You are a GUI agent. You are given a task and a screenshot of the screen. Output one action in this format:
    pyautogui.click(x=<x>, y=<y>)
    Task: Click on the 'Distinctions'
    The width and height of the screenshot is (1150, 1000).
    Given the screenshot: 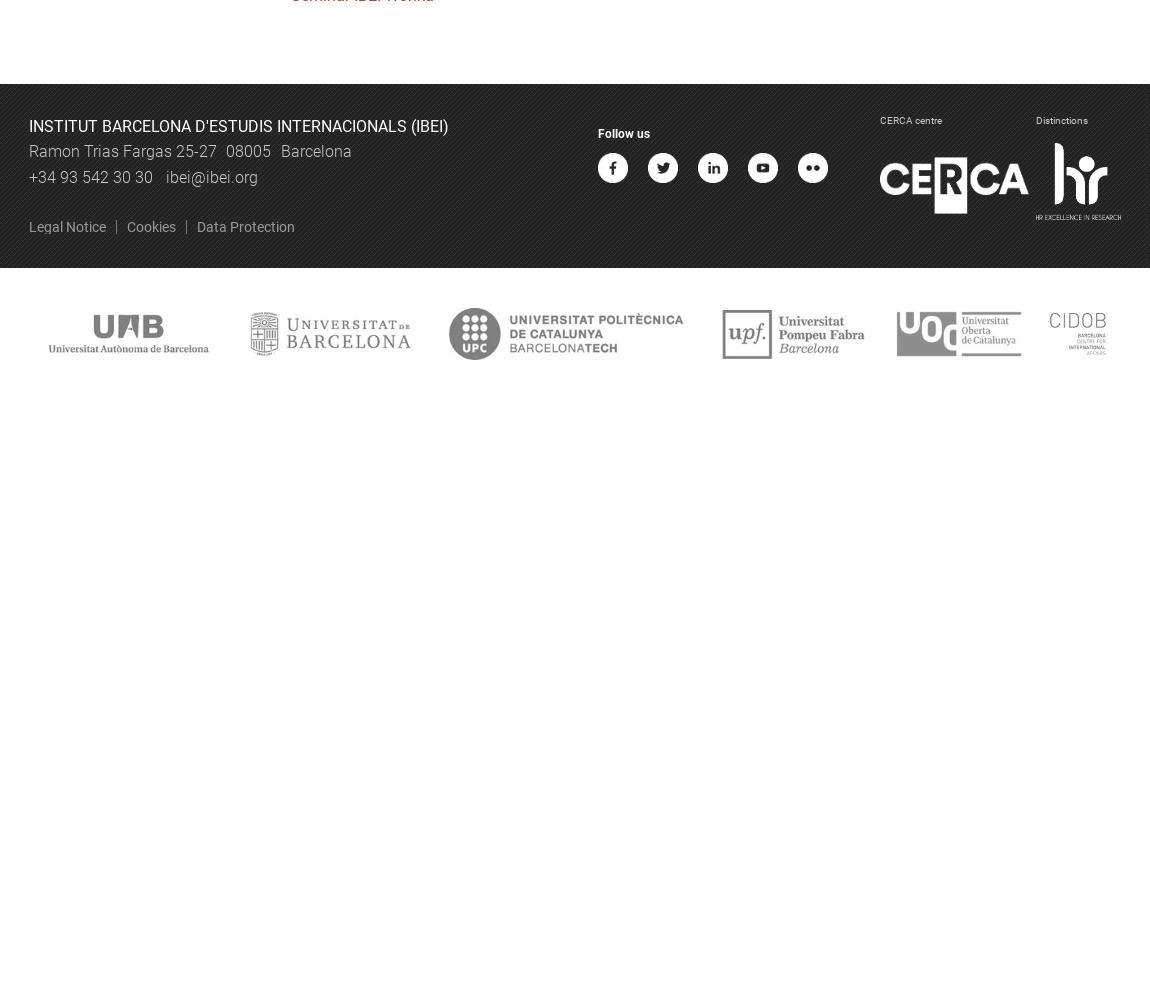 What is the action you would take?
    pyautogui.click(x=1062, y=119)
    